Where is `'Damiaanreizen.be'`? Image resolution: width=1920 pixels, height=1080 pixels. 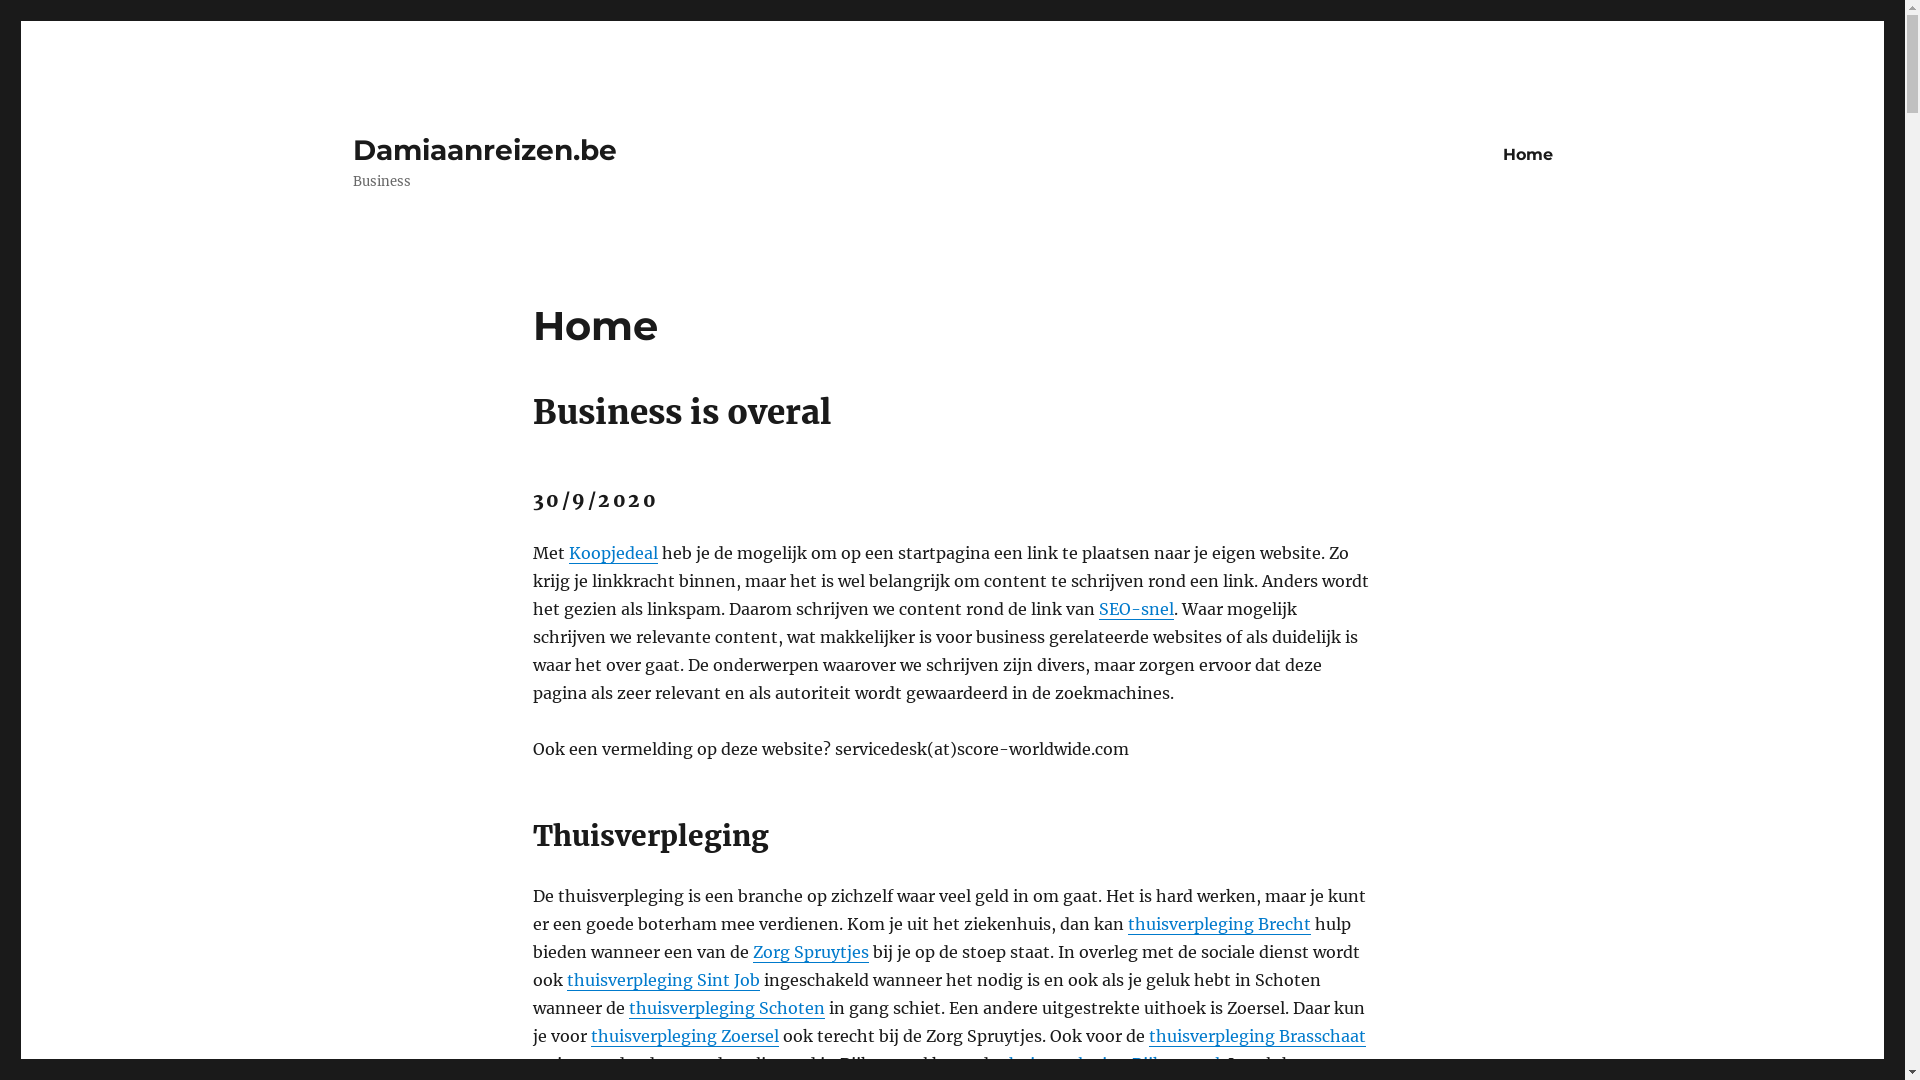 'Damiaanreizen.be' is located at coordinates (484, 149).